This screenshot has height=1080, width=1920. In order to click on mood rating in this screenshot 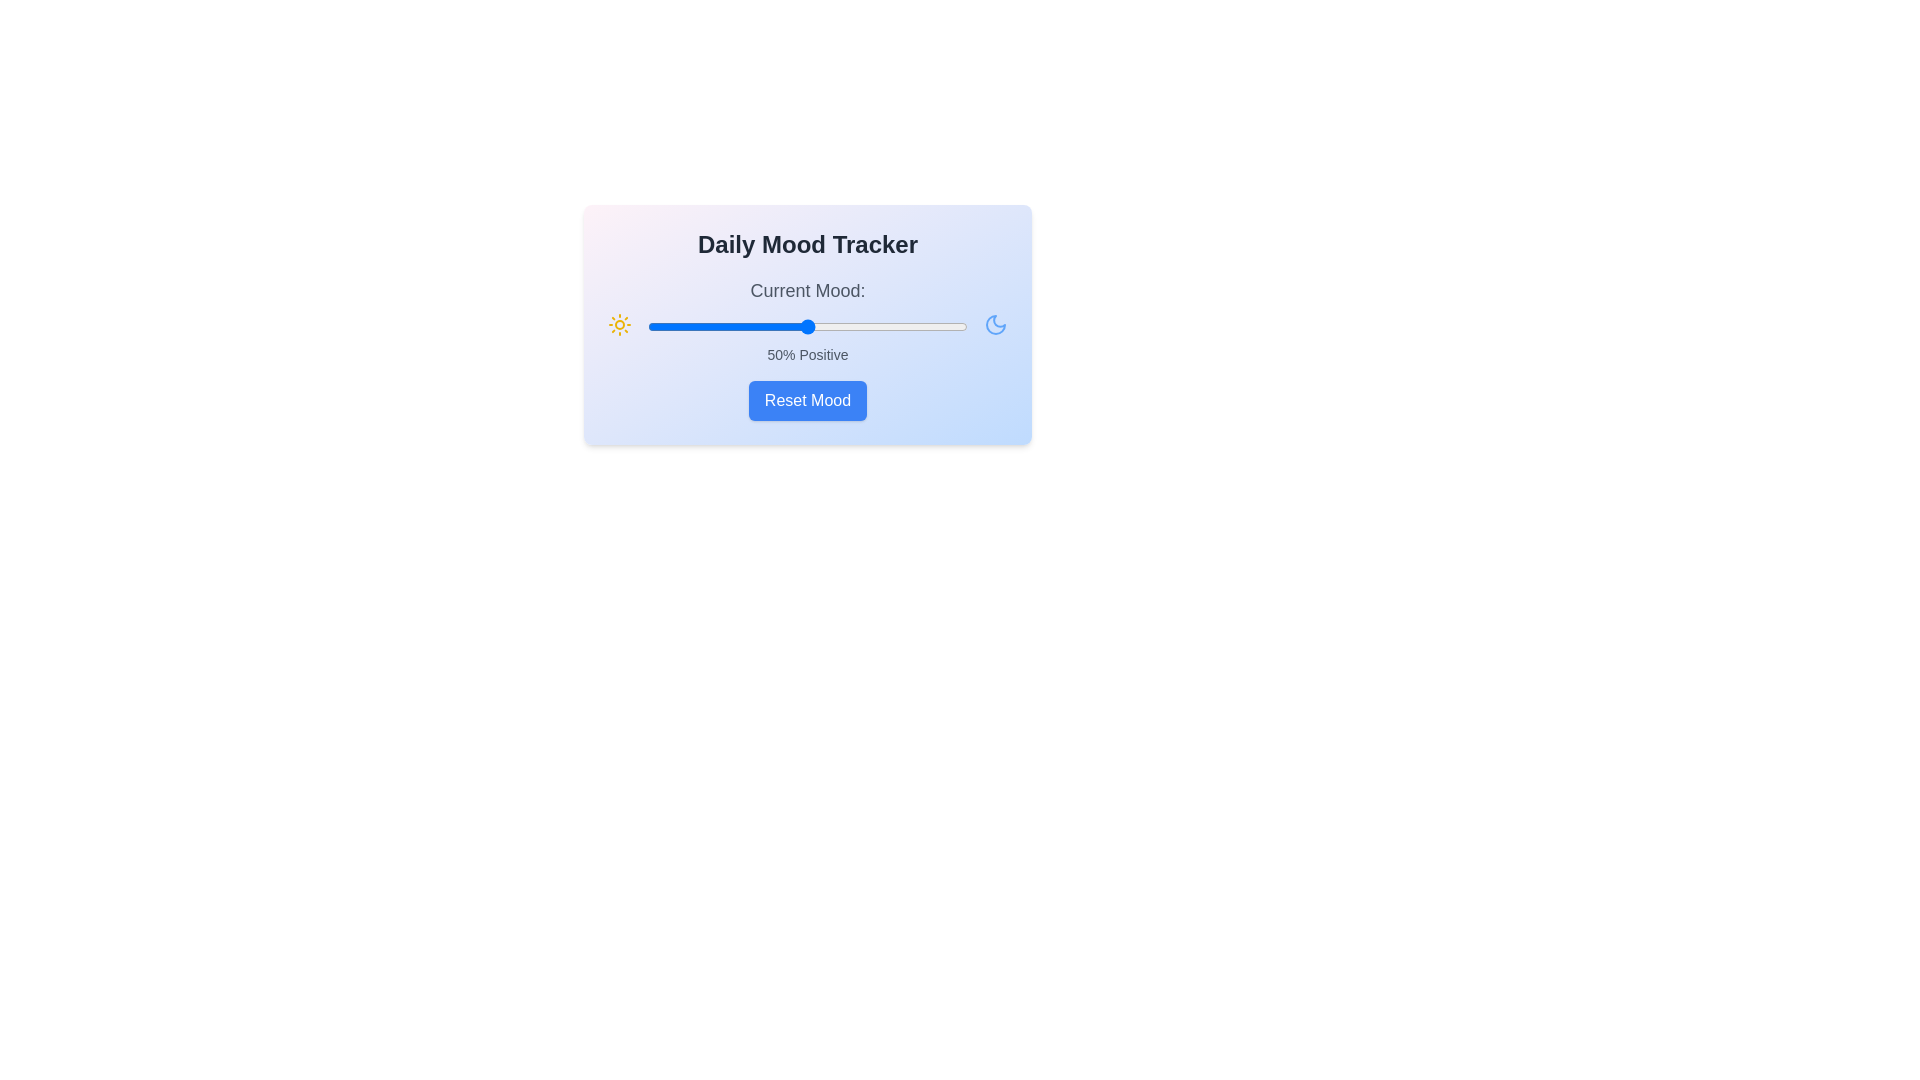, I will do `click(720, 326)`.